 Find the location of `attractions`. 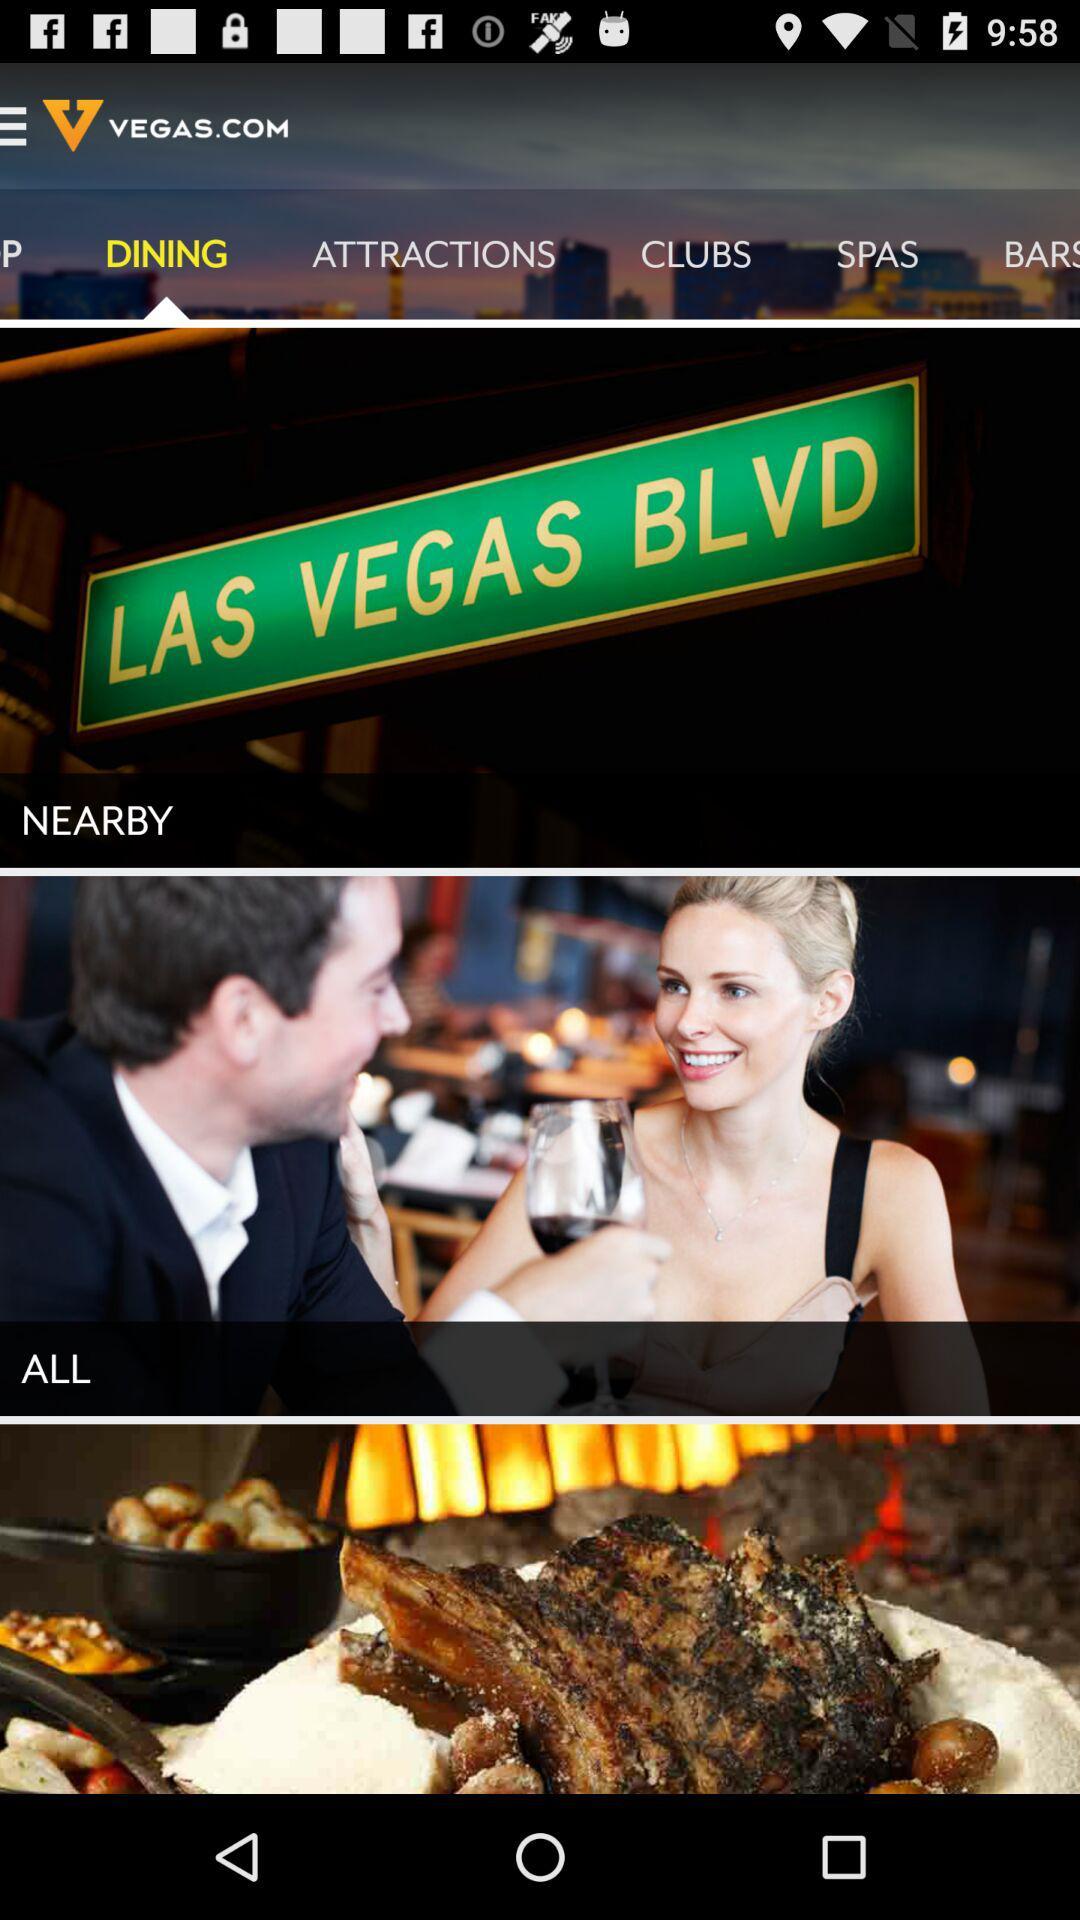

attractions is located at coordinates (433, 253).